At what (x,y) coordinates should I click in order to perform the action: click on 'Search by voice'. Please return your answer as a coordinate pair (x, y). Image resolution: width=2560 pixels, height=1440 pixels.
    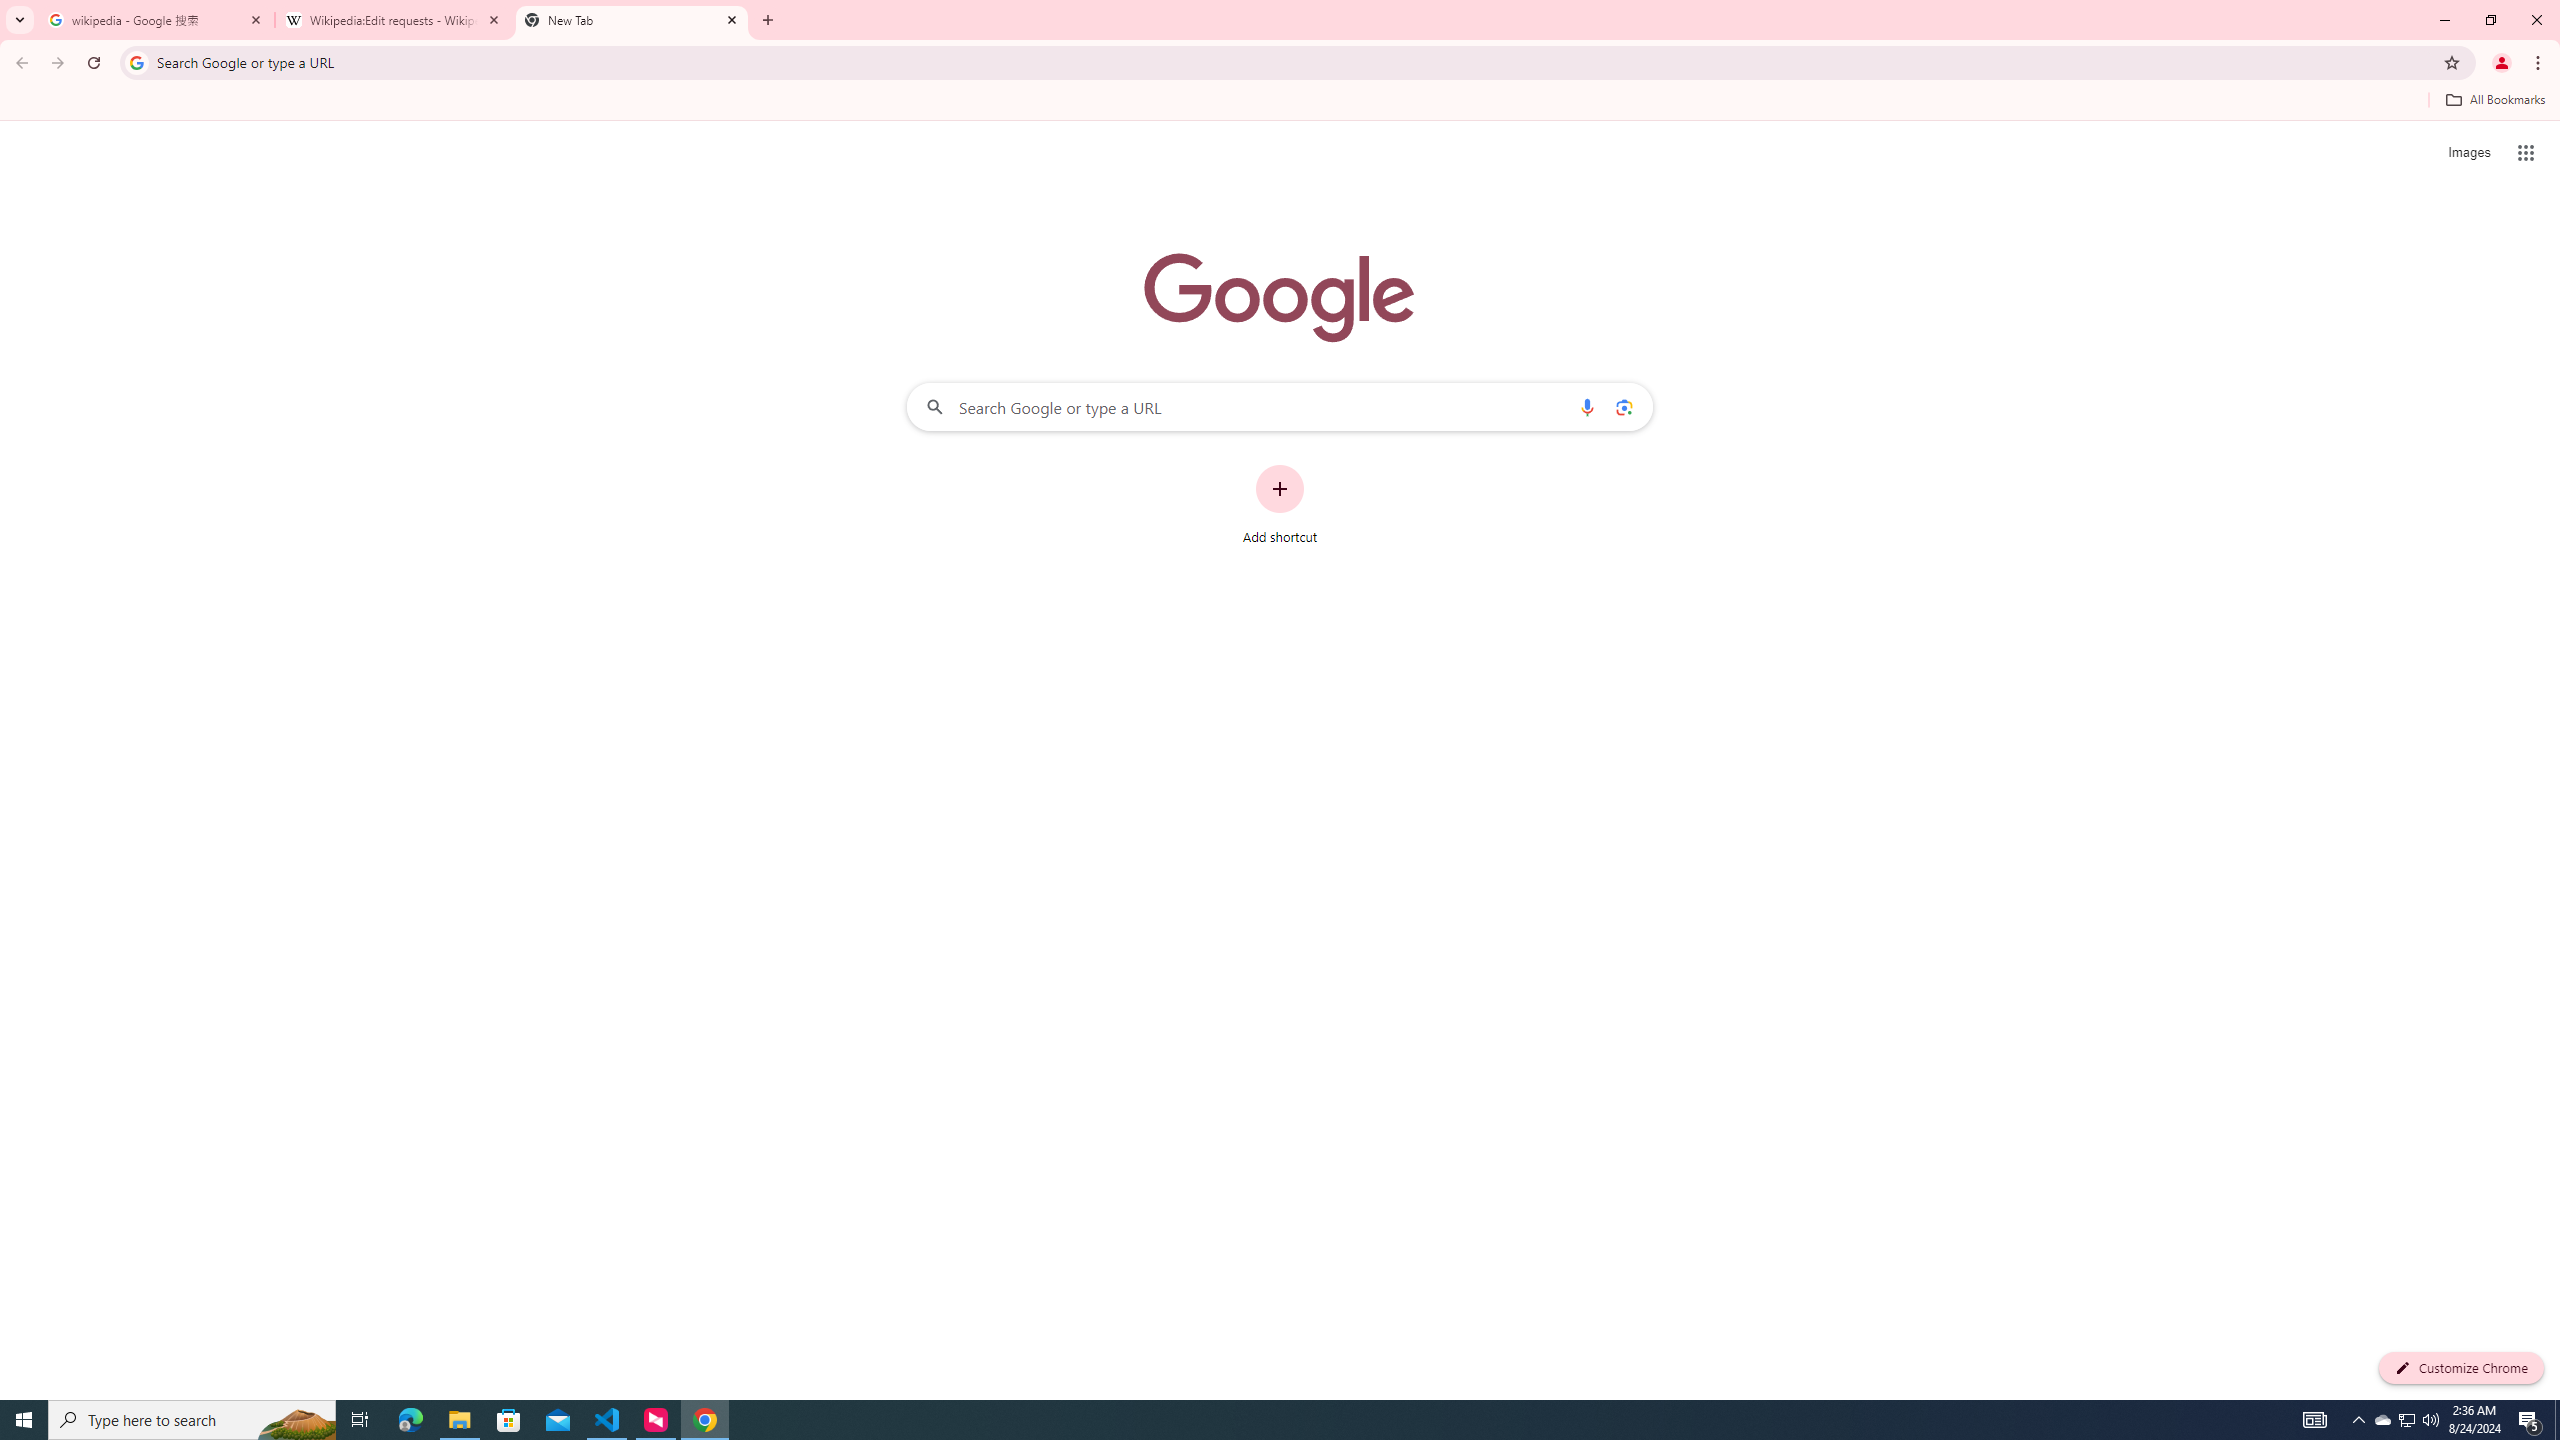
    Looking at the image, I should click on (1586, 405).